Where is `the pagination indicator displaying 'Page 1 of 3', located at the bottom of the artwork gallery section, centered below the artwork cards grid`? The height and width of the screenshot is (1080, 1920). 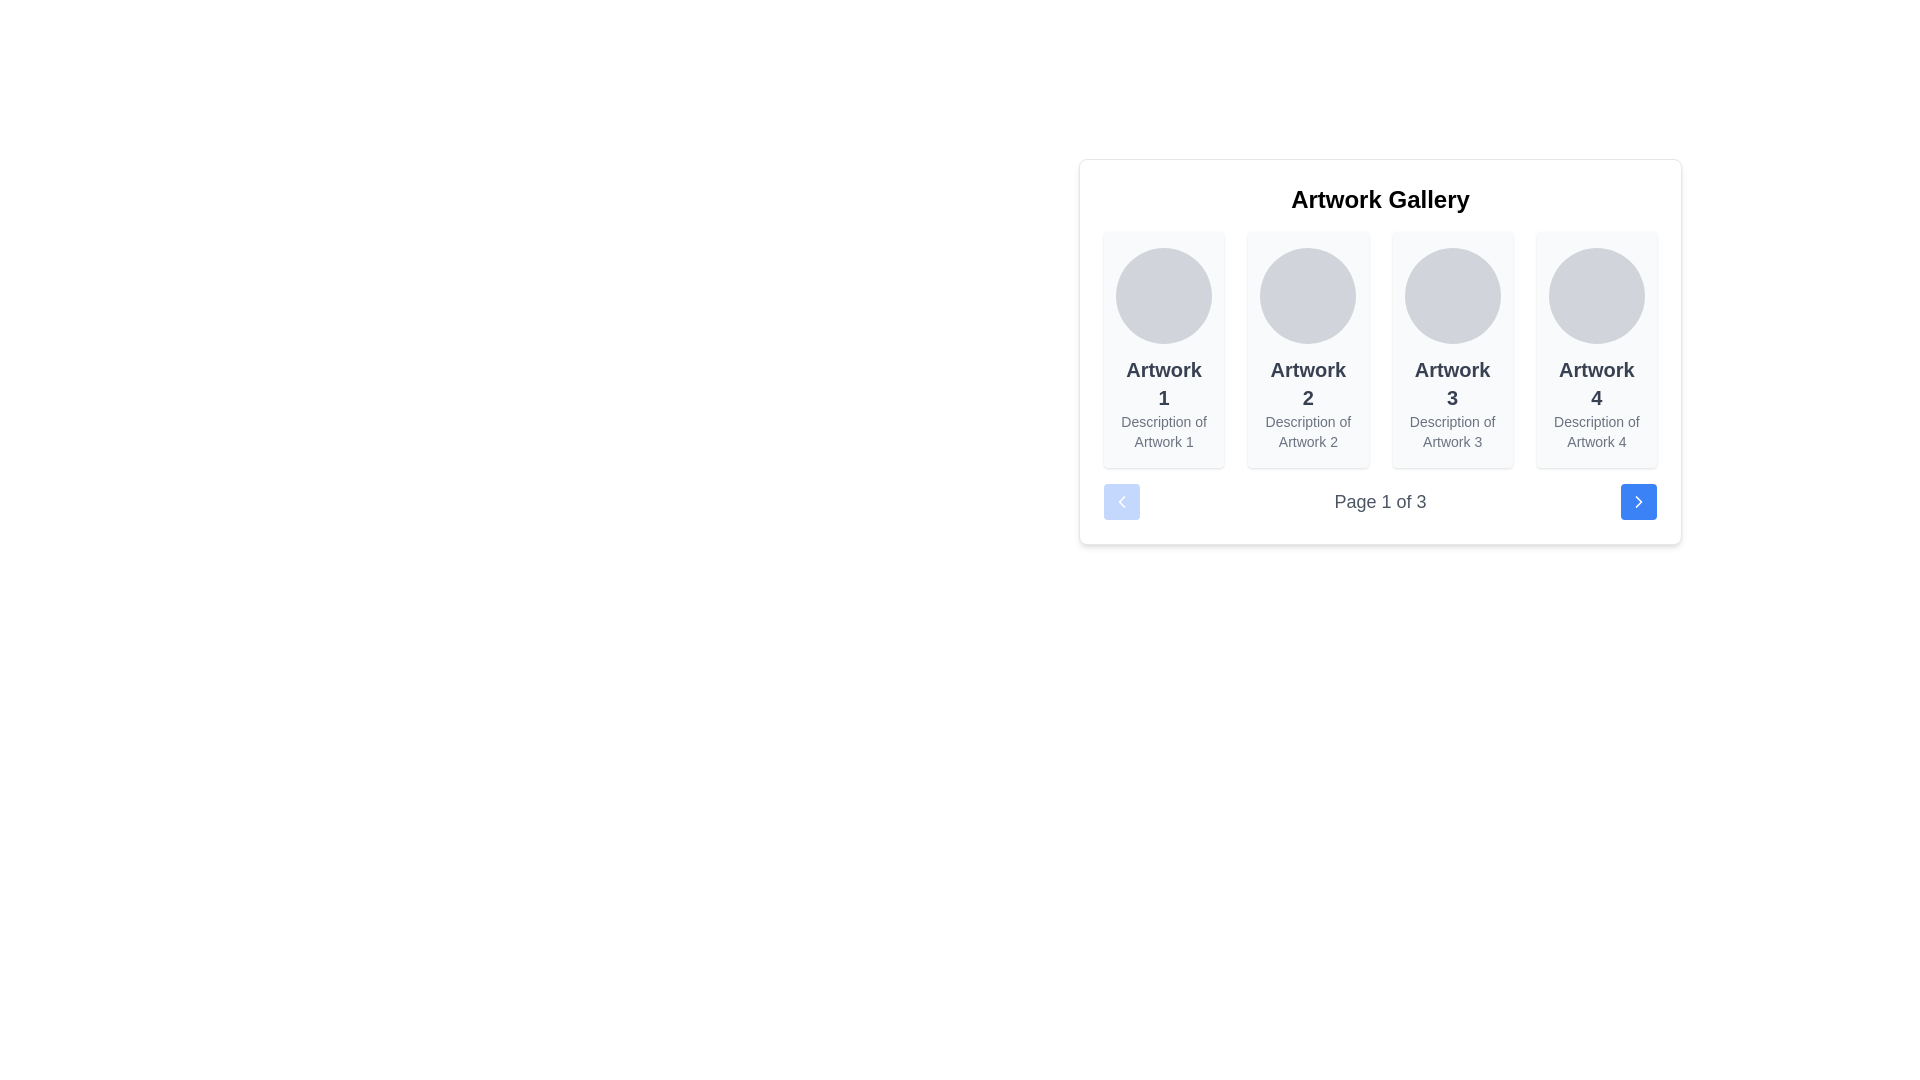 the pagination indicator displaying 'Page 1 of 3', located at the bottom of the artwork gallery section, centered below the artwork cards grid is located at coordinates (1379, 500).